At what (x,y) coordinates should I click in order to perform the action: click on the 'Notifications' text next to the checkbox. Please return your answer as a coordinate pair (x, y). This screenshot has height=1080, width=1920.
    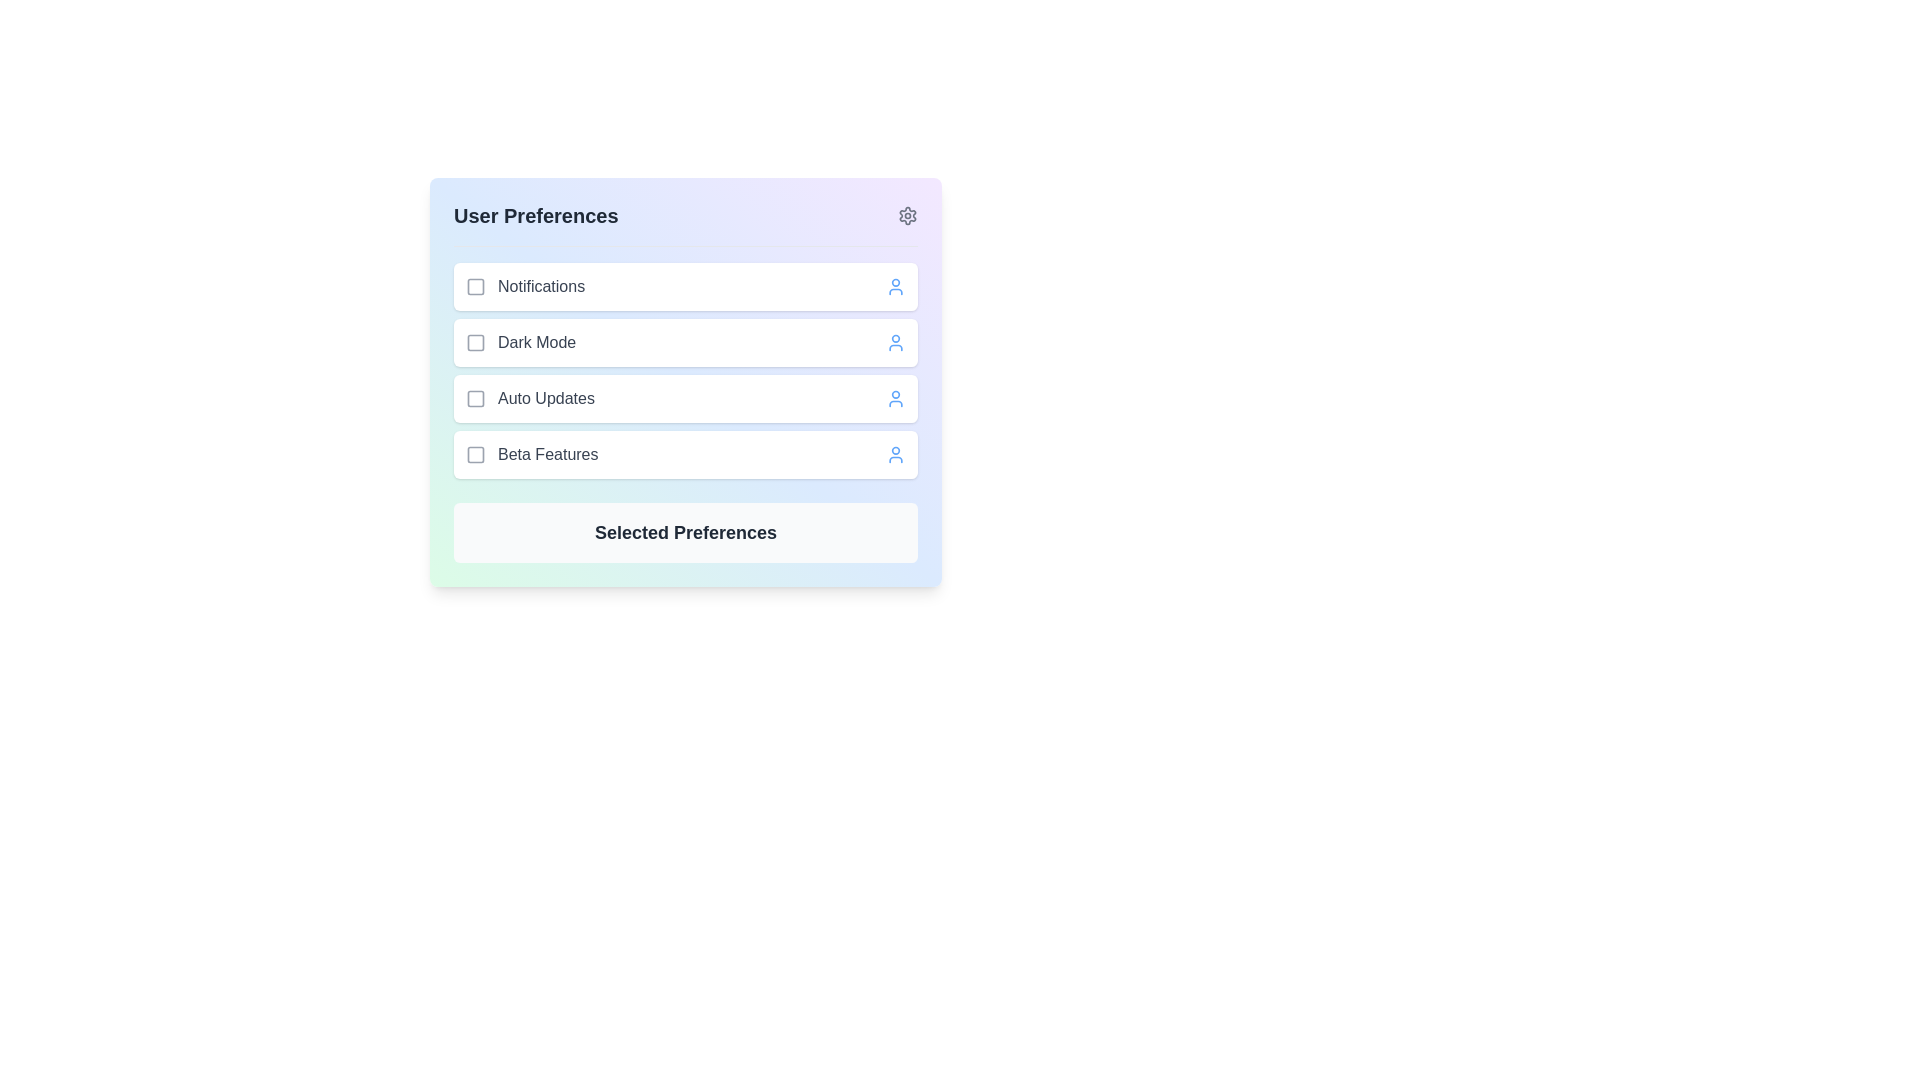
    Looking at the image, I should click on (525, 286).